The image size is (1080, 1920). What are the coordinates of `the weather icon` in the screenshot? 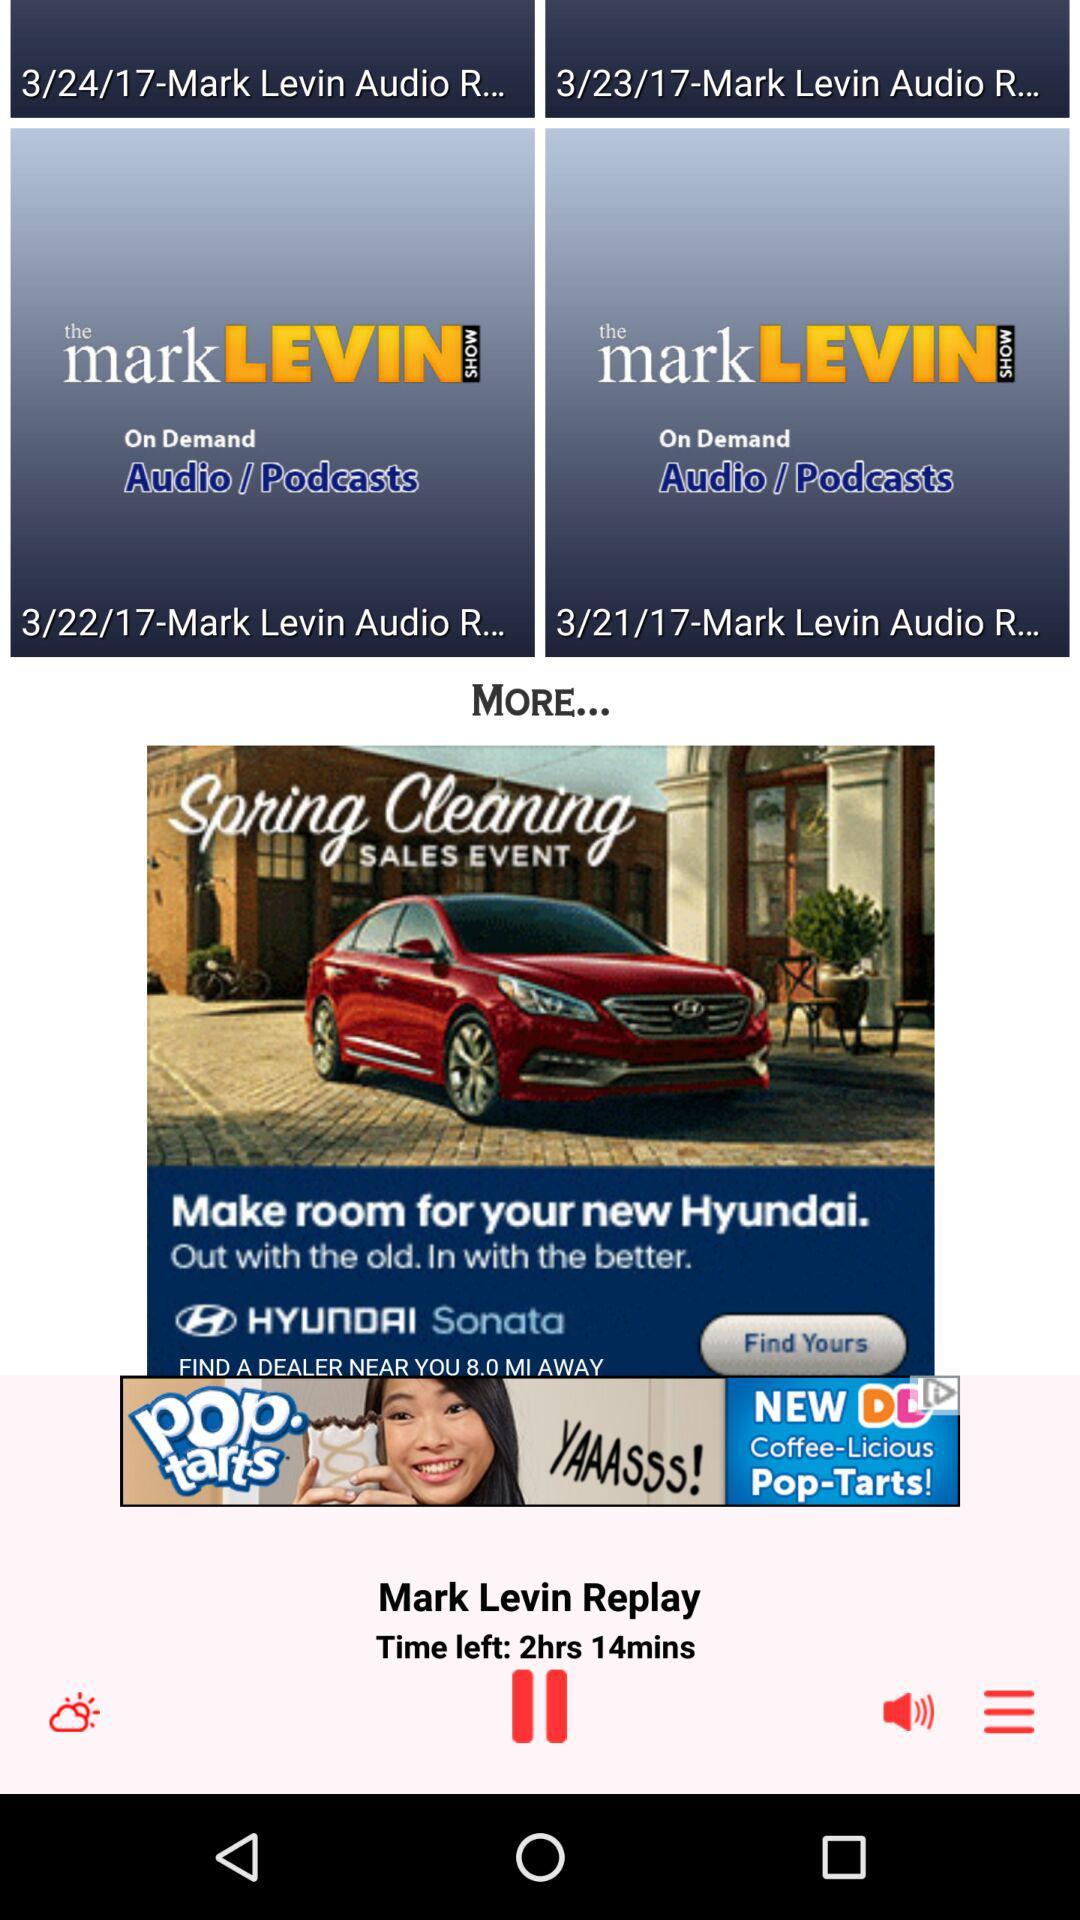 It's located at (98, 1832).